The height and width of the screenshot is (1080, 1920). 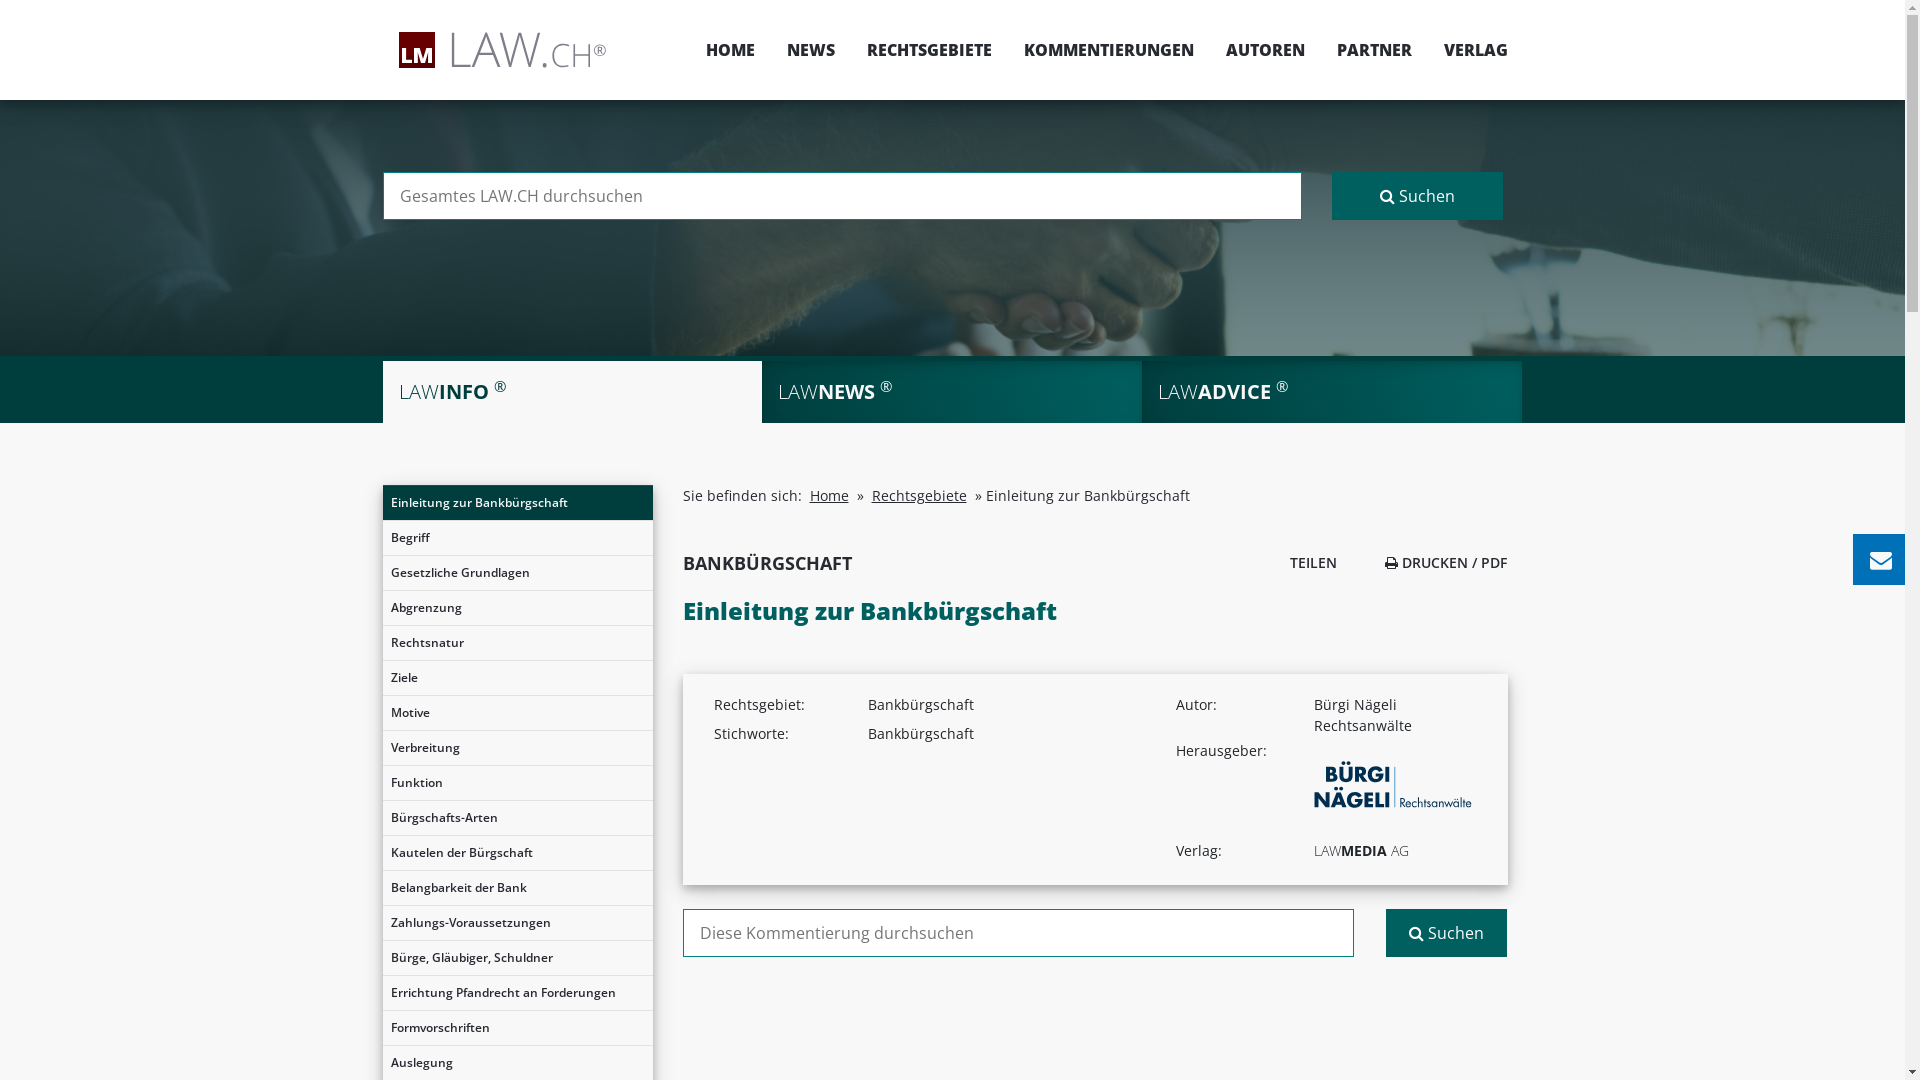 What do you see at coordinates (1445, 562) in the screenshot?
I see `' DRUCKEN / PDF'` at bounding box center [1445, 562].